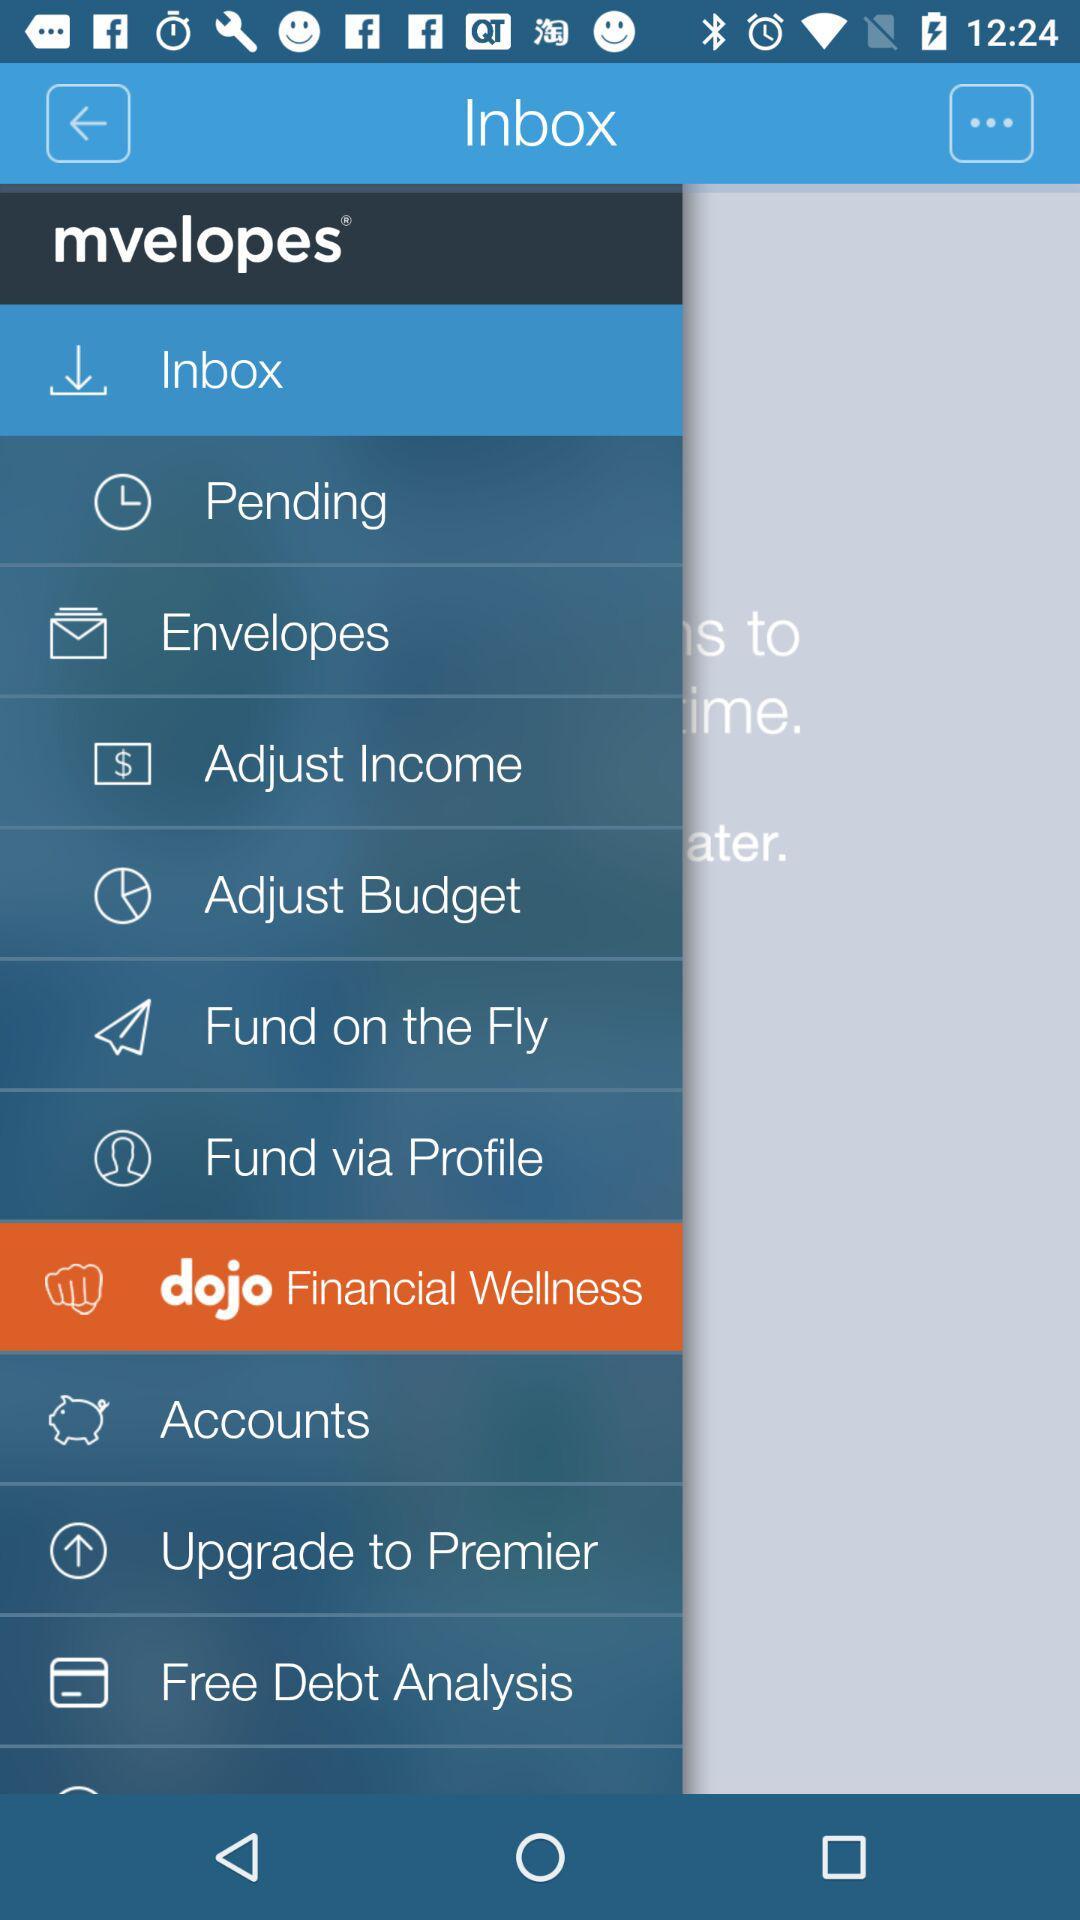 The width and height of the screenshot is (1080, 1920). Describe the element at coordinates (86, 122) in the screenshot. I see `the arrow_backward icon` at that location.